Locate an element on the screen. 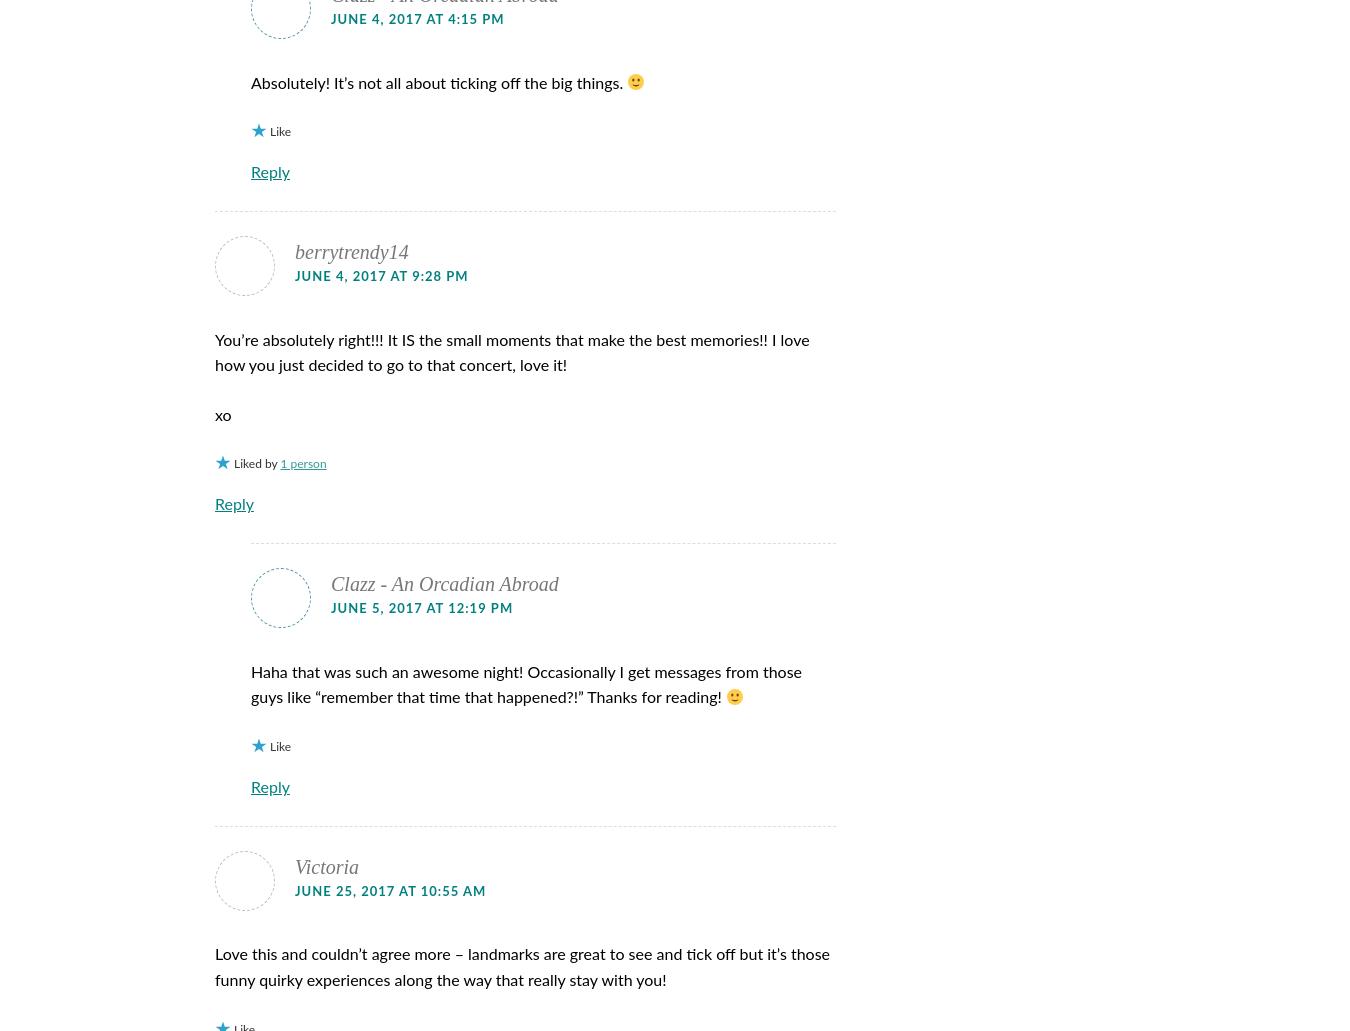  'June 4, 2017 at 9:28 pm' is located at coordinates (381, 276).